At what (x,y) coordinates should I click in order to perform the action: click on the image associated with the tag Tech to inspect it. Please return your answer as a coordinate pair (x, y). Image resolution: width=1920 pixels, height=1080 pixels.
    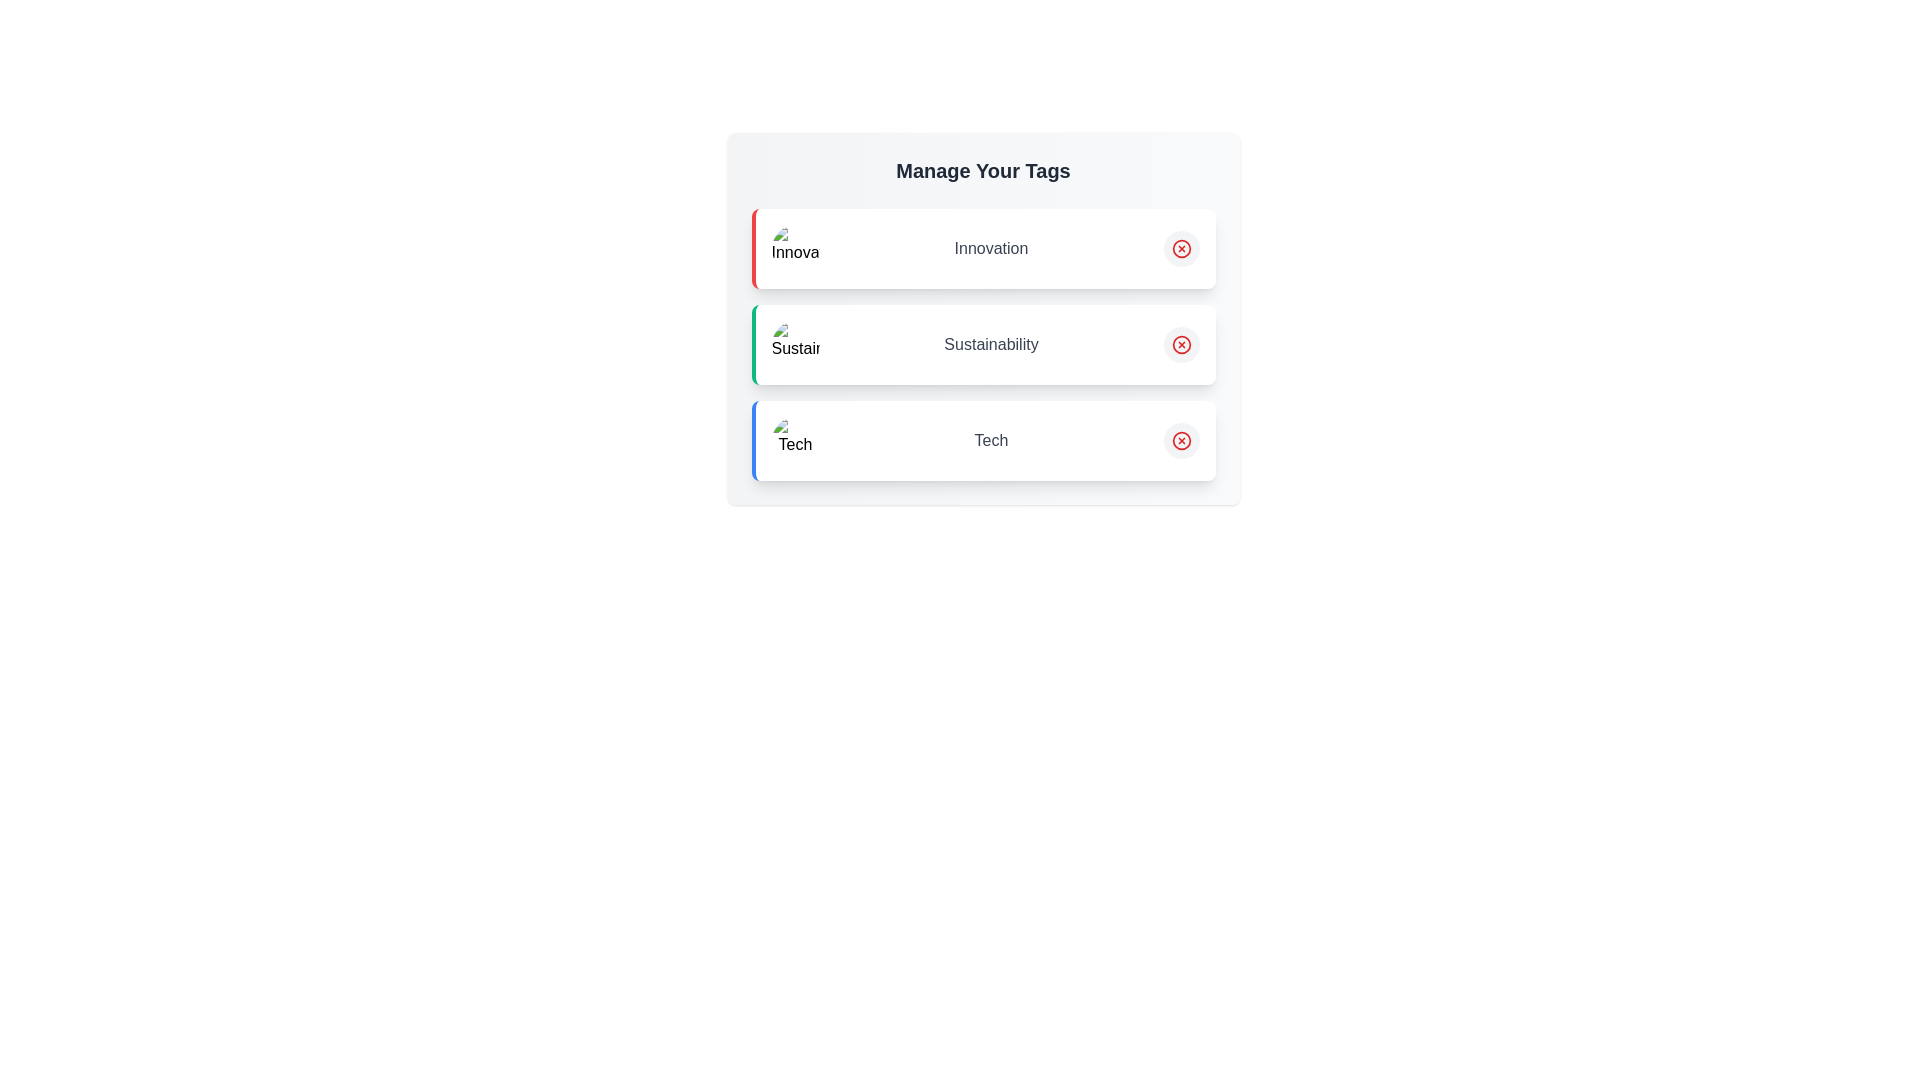
    Looking at the image, I should click on (794, 439).